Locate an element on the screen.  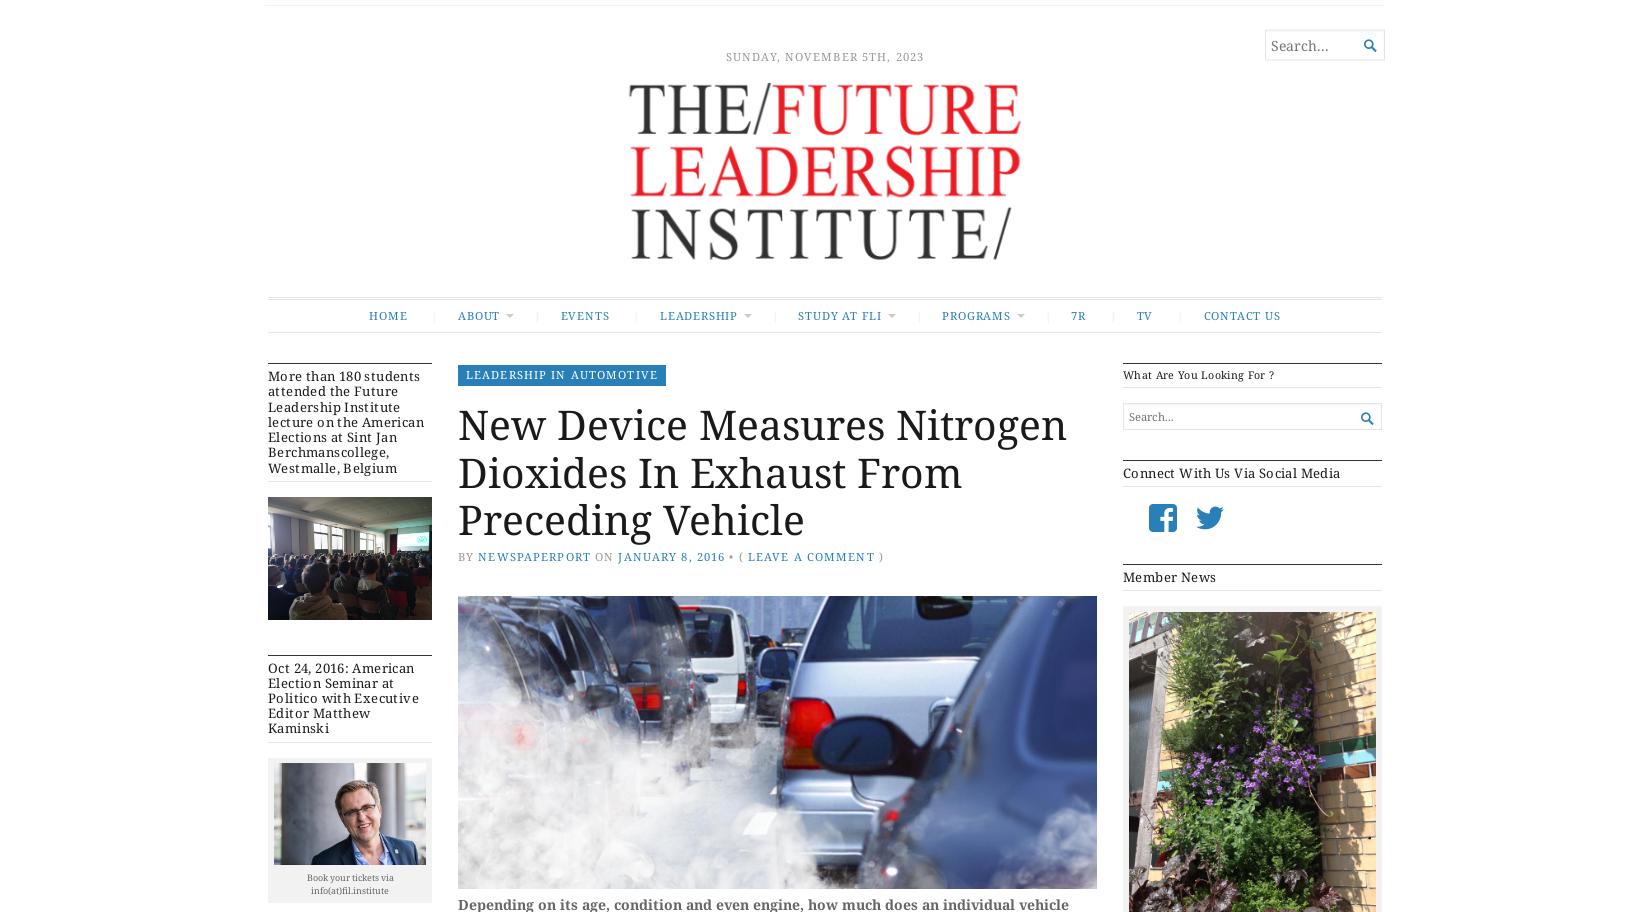
'The Future Leadership Institute' is located at coordinates (405, 58).